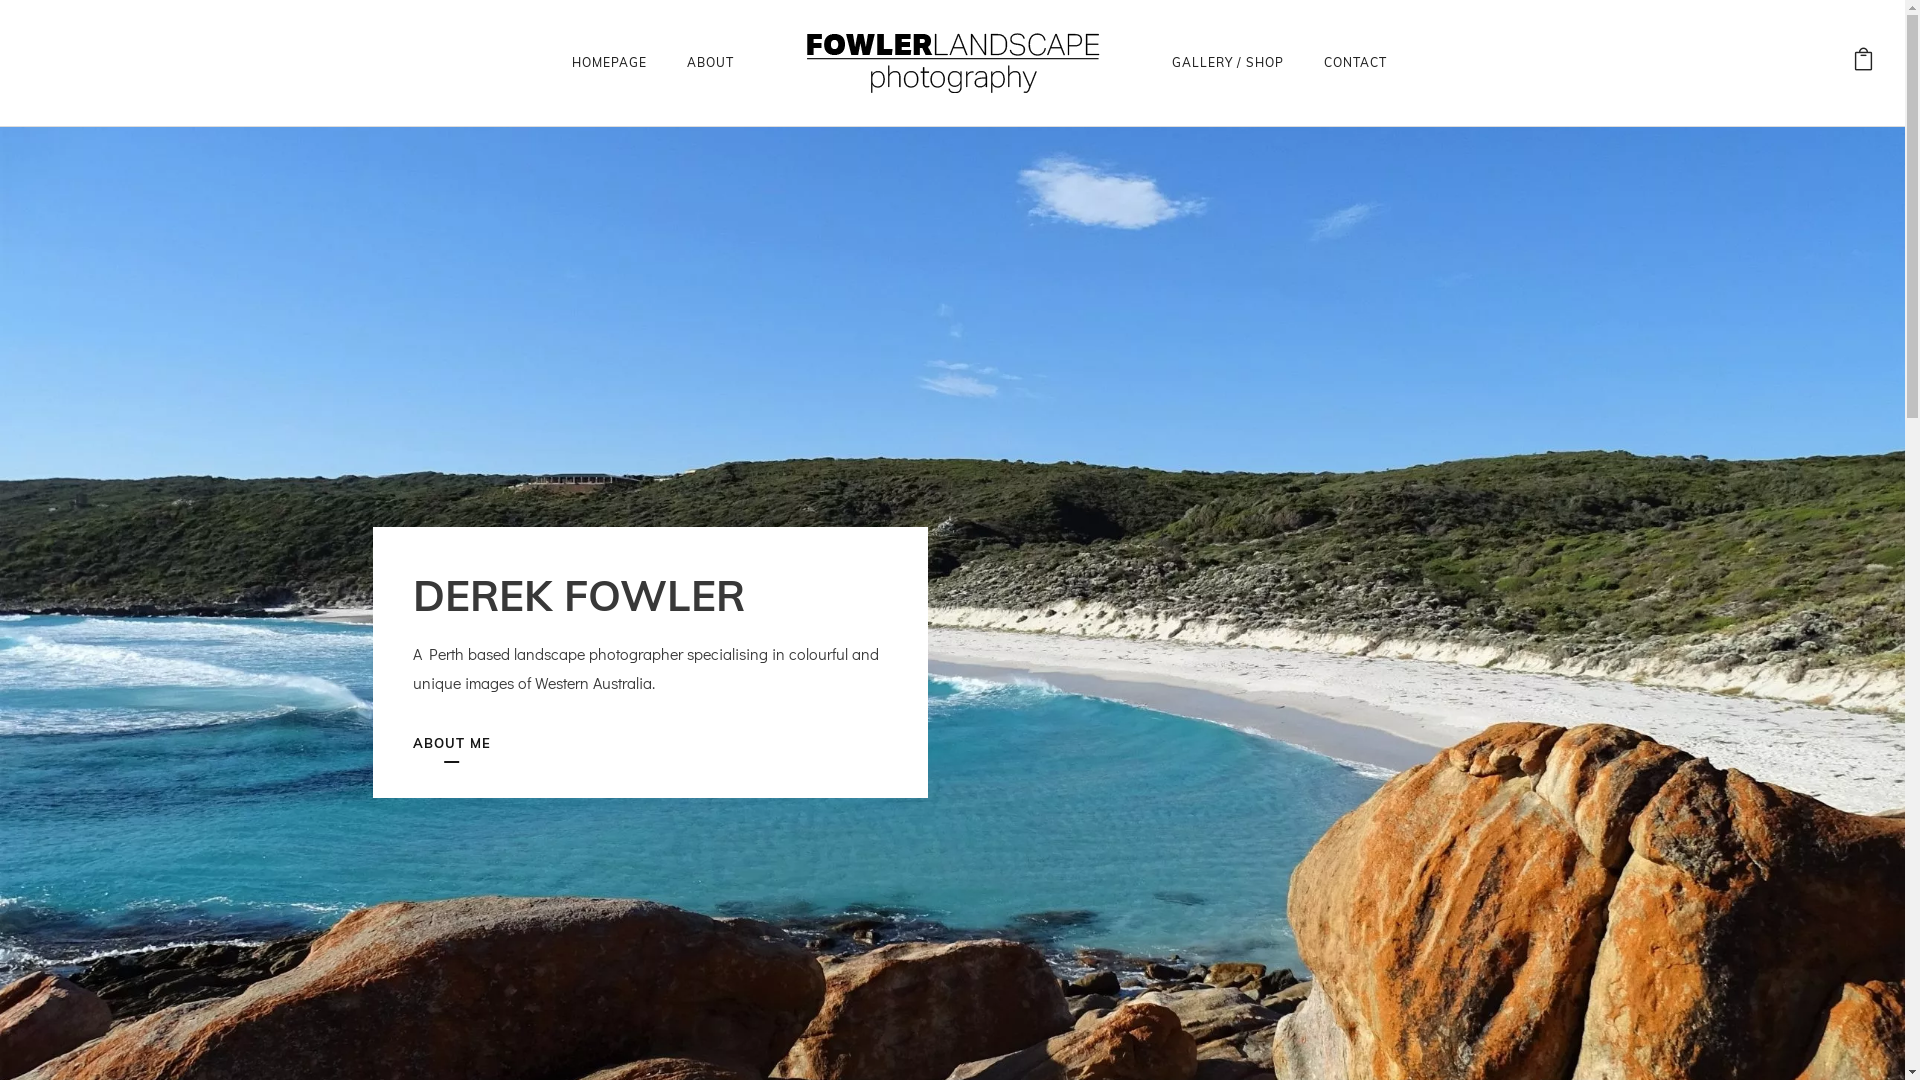  Describe the element at coordinates (1862, 61) in the screenshot. I see `'View your shopping cart'` at that location.